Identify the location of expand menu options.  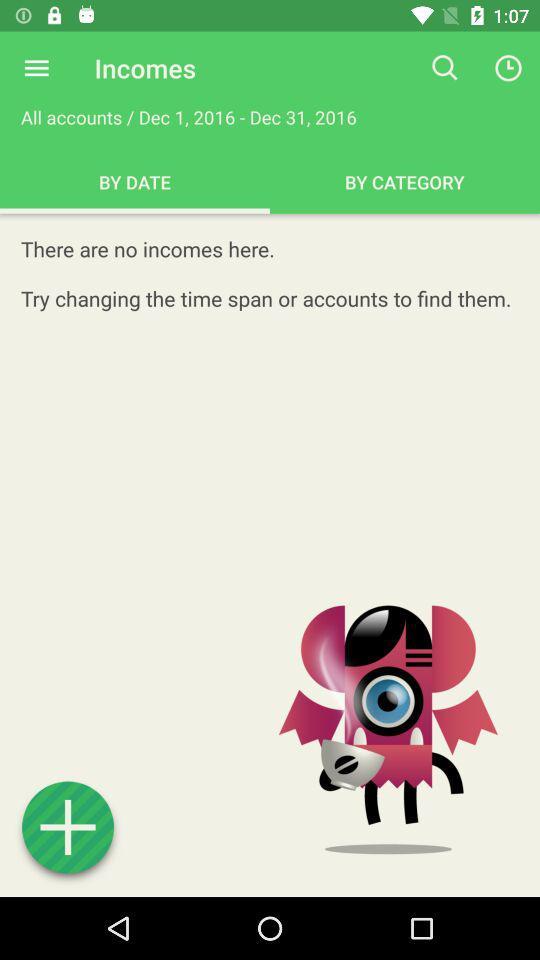
(36, 68).